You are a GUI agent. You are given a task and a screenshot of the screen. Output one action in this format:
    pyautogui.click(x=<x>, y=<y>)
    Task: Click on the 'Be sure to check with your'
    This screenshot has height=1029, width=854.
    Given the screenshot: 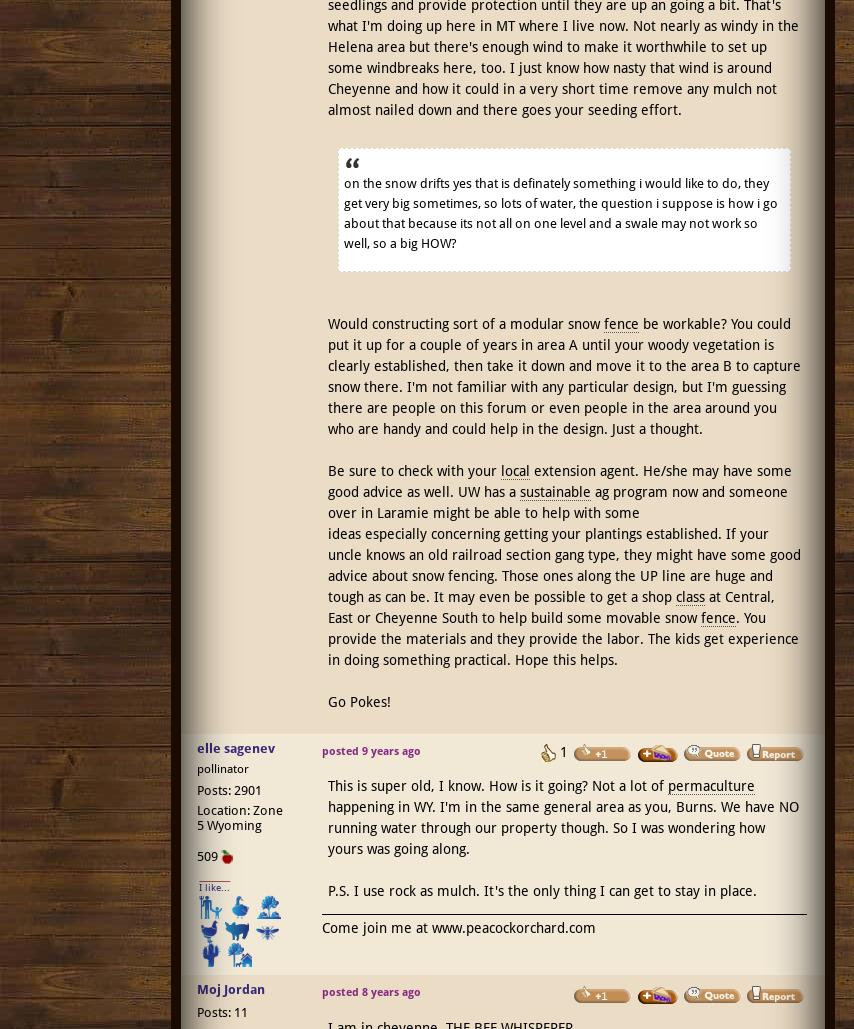 What is the action you would take?
    pyautogui.click(x=413, y=470)
    